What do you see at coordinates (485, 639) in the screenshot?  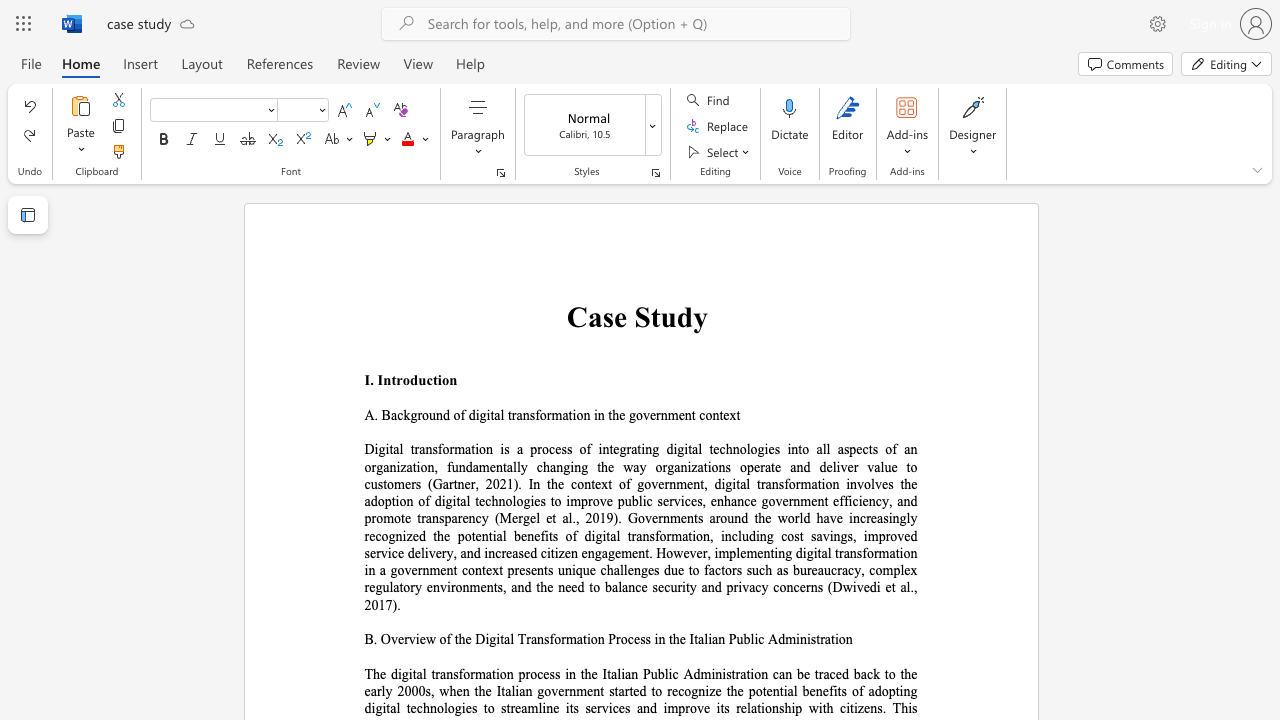 I see `the subset text "igital Transformation Proc" within the text "B. Overview of the Digital Transformation Process in the Italian Public Administration"` at bounding box center [485, 639].